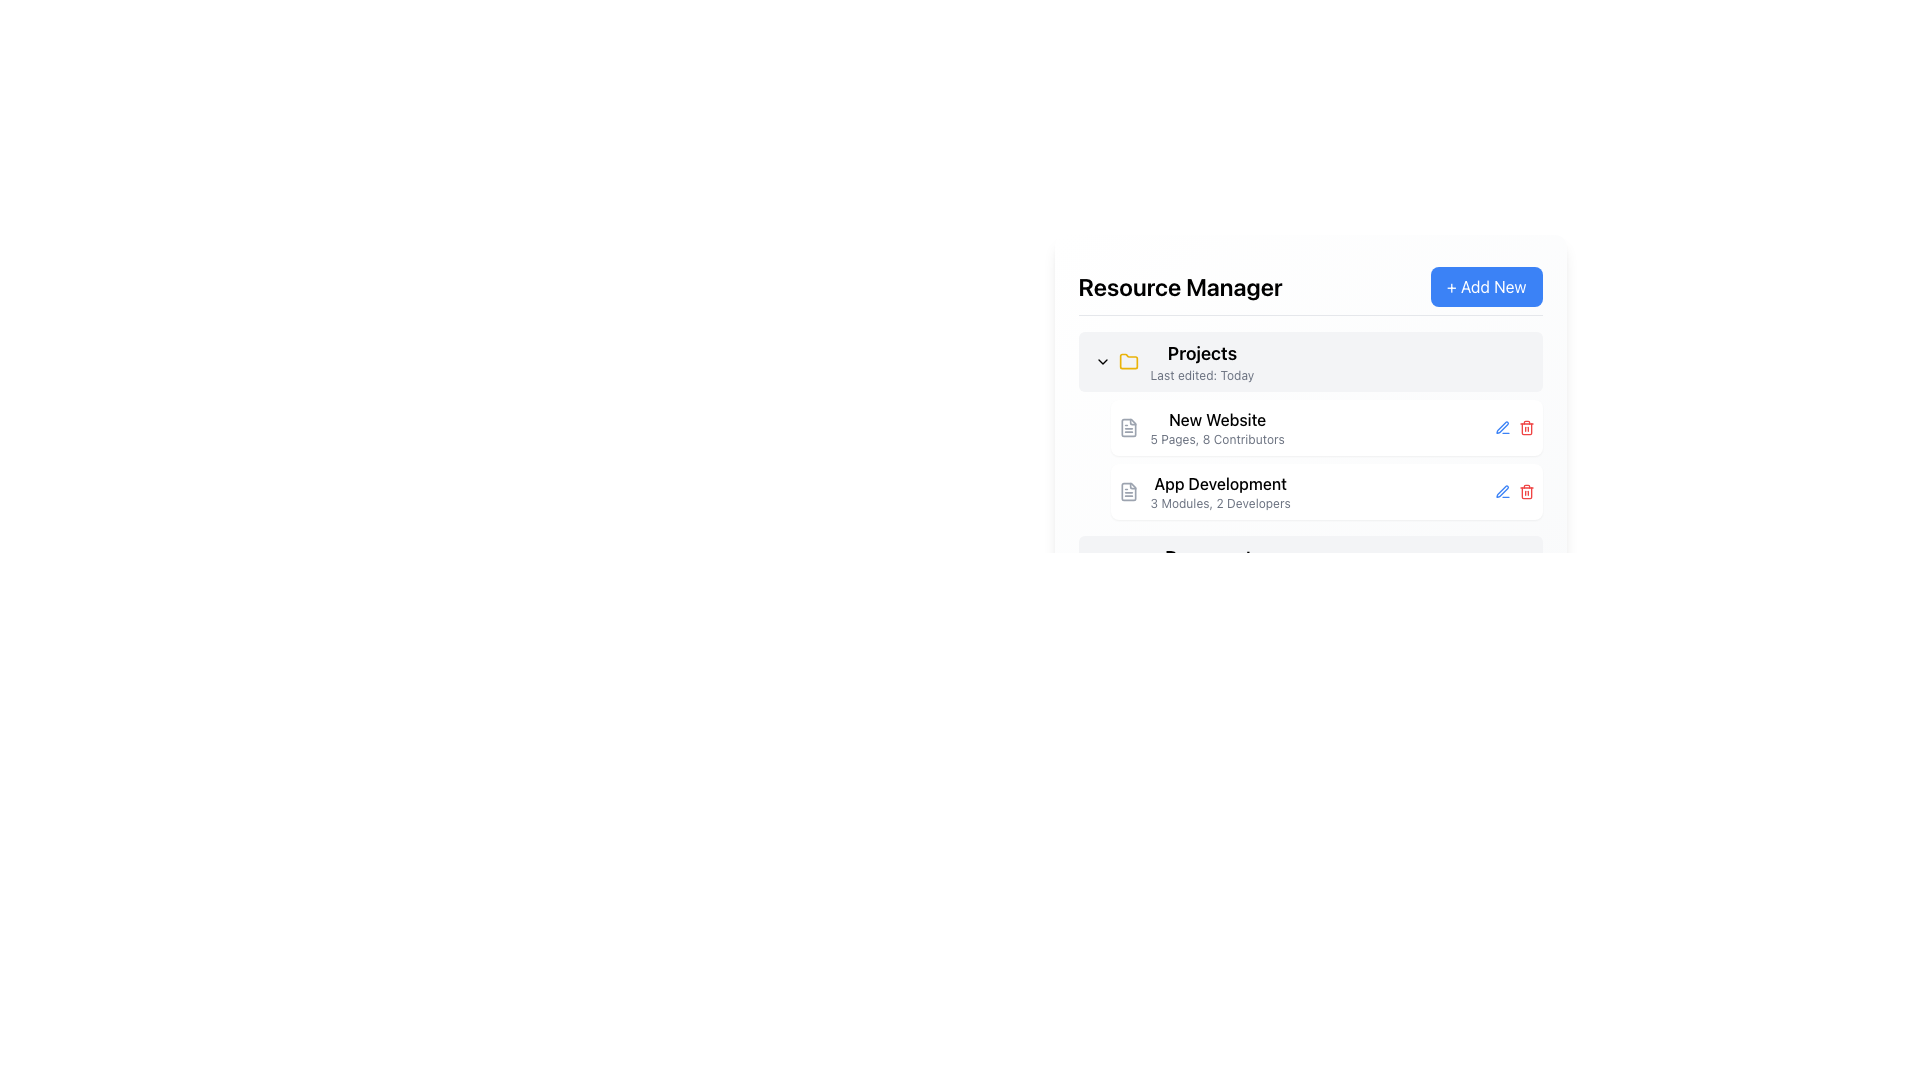 The width and height of the screenshot is (1920, 1080). What do you see at coordinates (1128, 492) in the screenshot?
I see `the gray document icon located to the left of the text 'App Development' in the 'Projects' section` at bounding box center [1128, 492].